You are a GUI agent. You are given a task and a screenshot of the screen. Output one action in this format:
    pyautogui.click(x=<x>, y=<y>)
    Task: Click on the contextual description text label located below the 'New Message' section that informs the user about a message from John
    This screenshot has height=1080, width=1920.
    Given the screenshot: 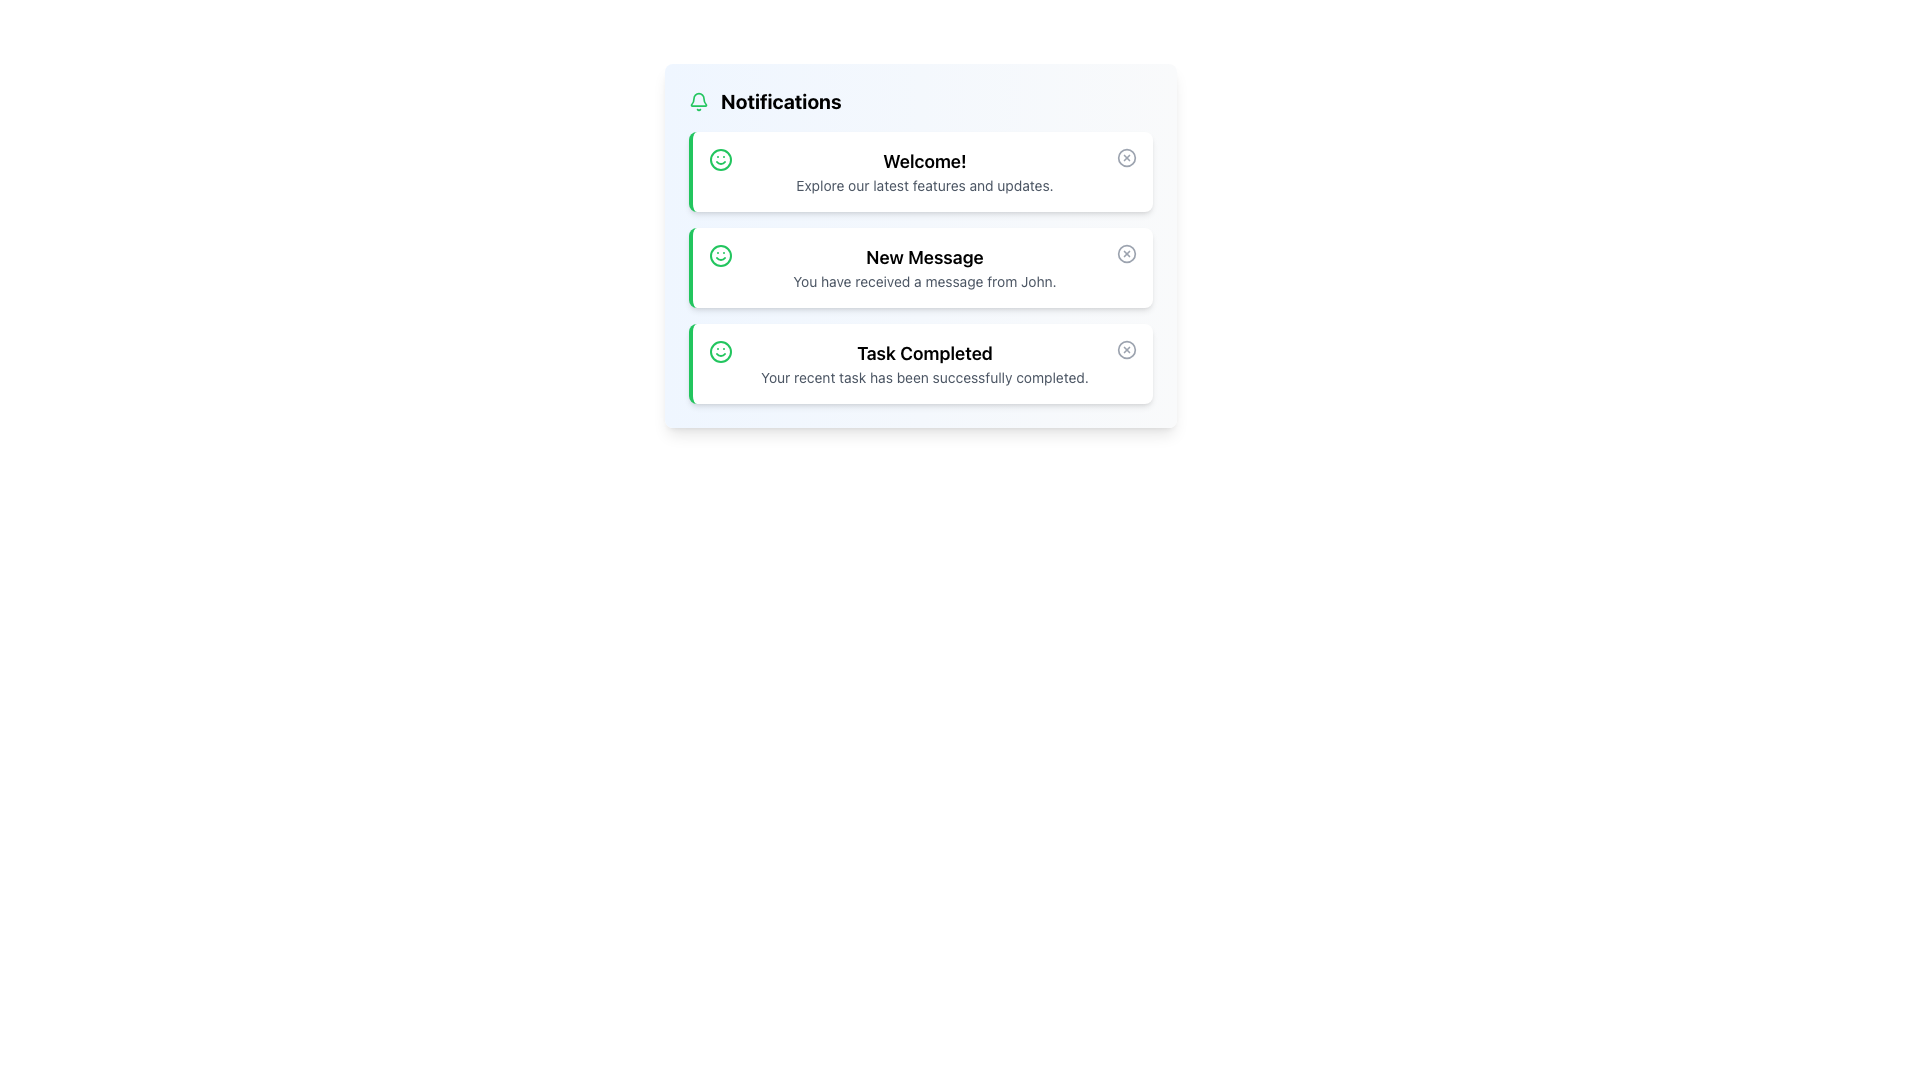 What is the action you would take?
    pyautogui.click(x=924, y=281)
    